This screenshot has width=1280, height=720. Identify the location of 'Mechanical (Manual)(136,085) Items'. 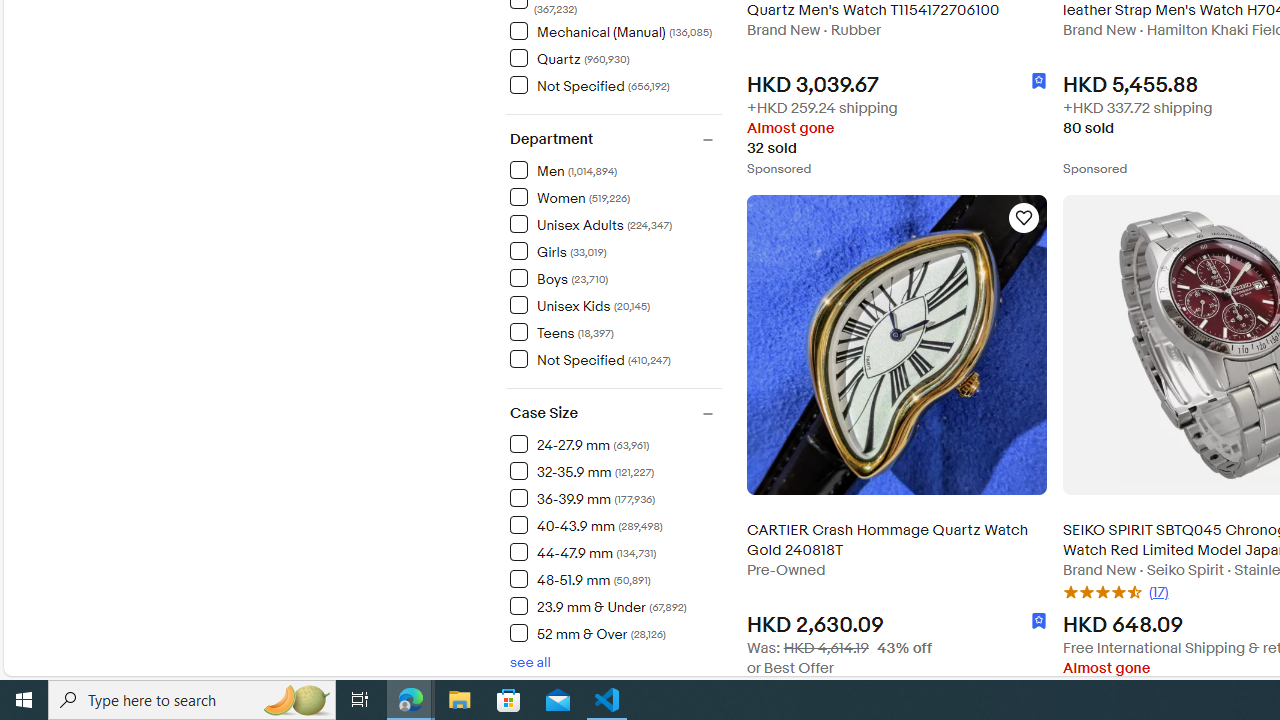
(614, 30).